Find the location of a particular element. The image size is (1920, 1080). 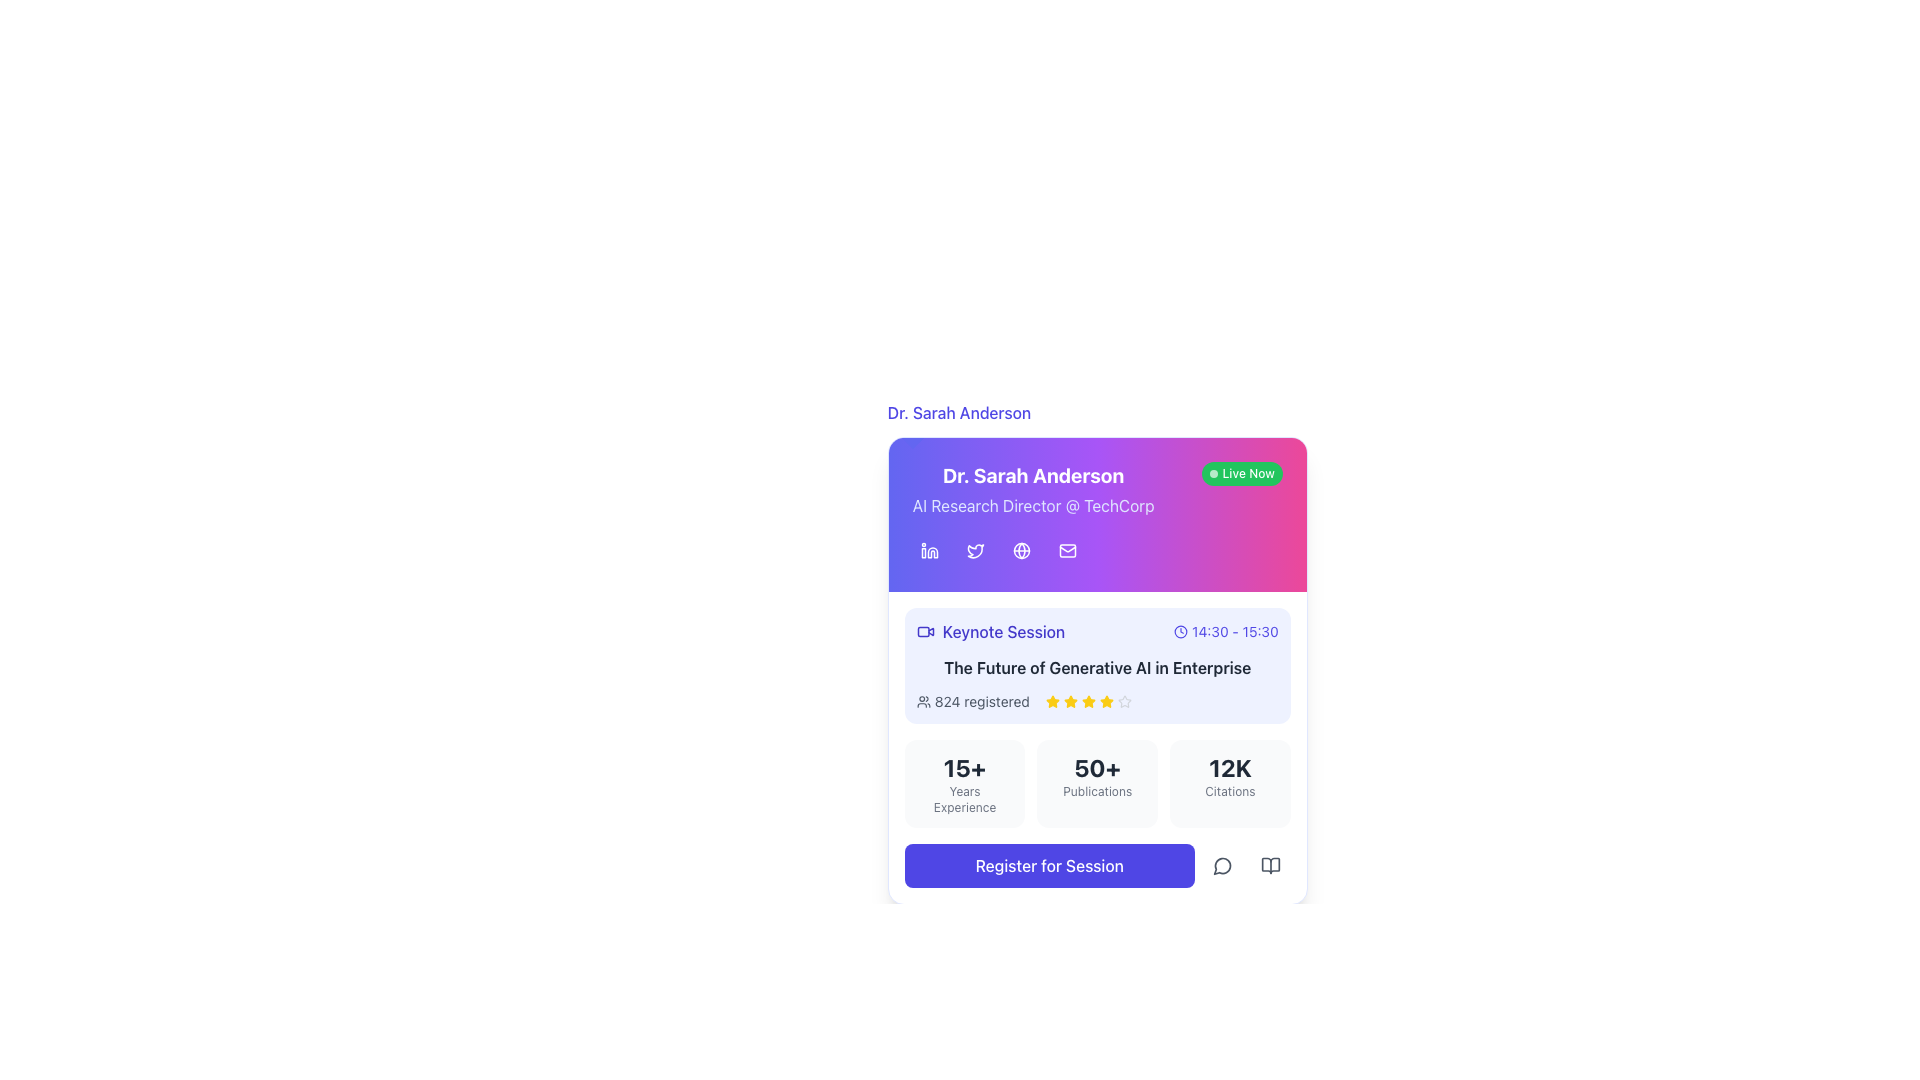

the second yellow star icon in the rating section of the user session registration interface is located at coordinates (1051, 700).